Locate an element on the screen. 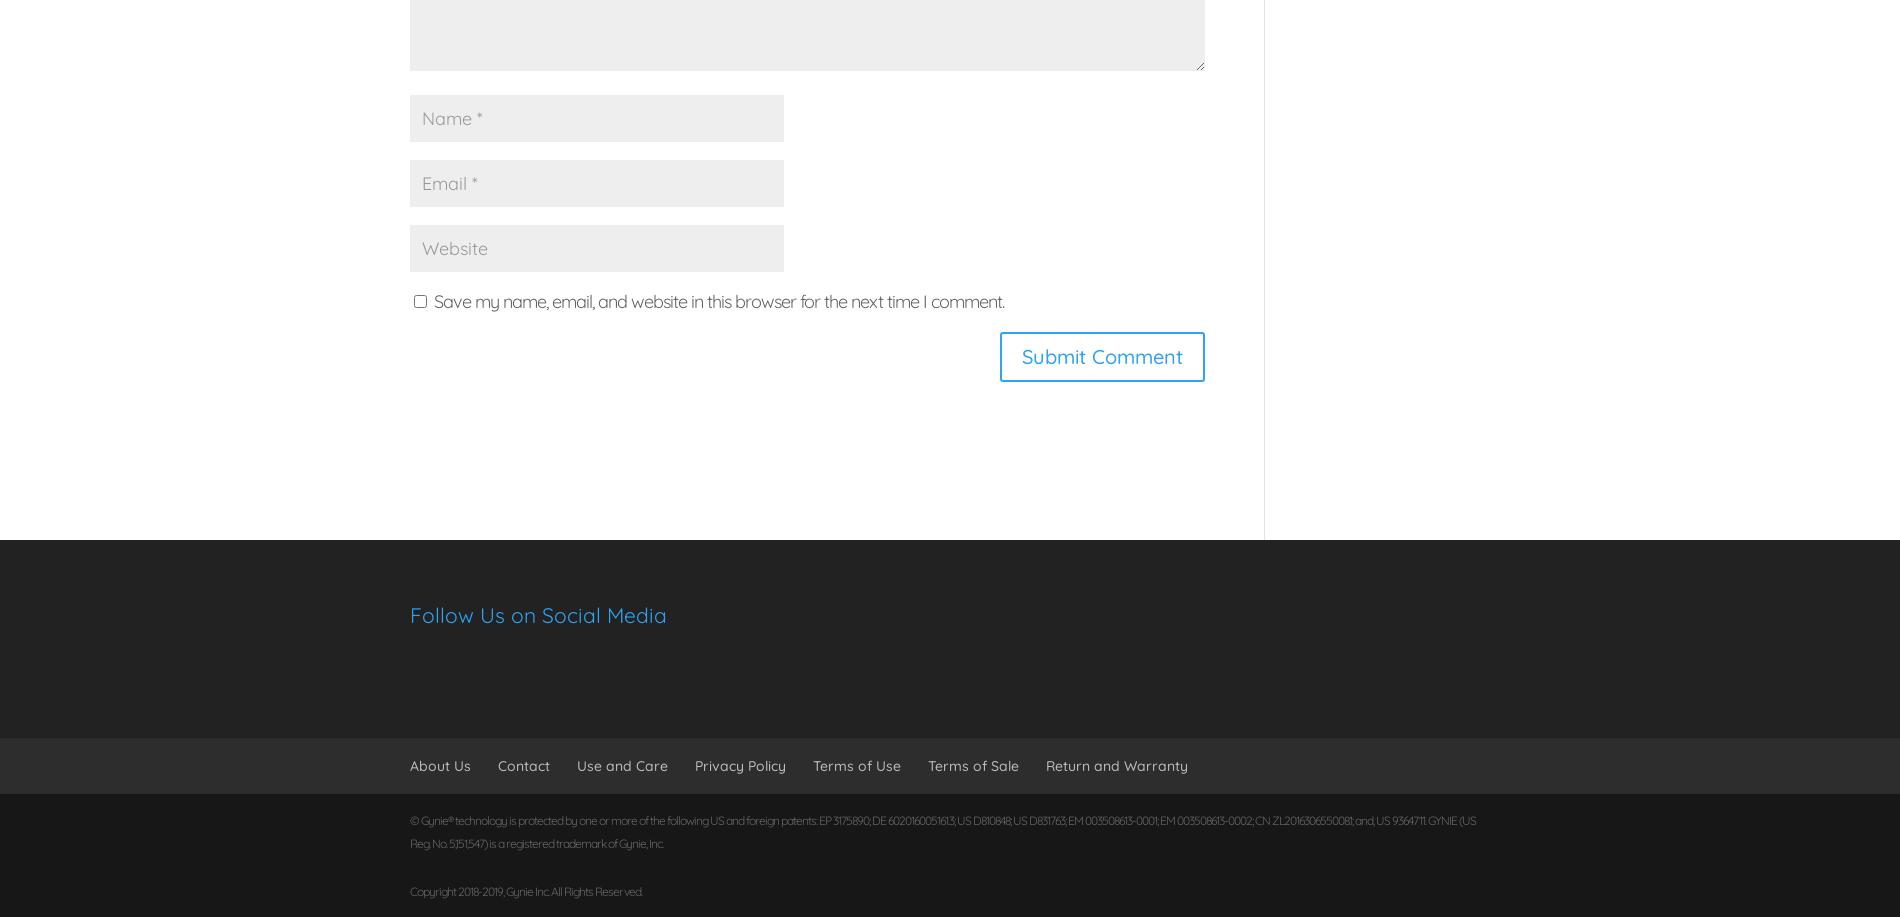  'Follow Us on Social Media' is located at coordinates (538, 613).